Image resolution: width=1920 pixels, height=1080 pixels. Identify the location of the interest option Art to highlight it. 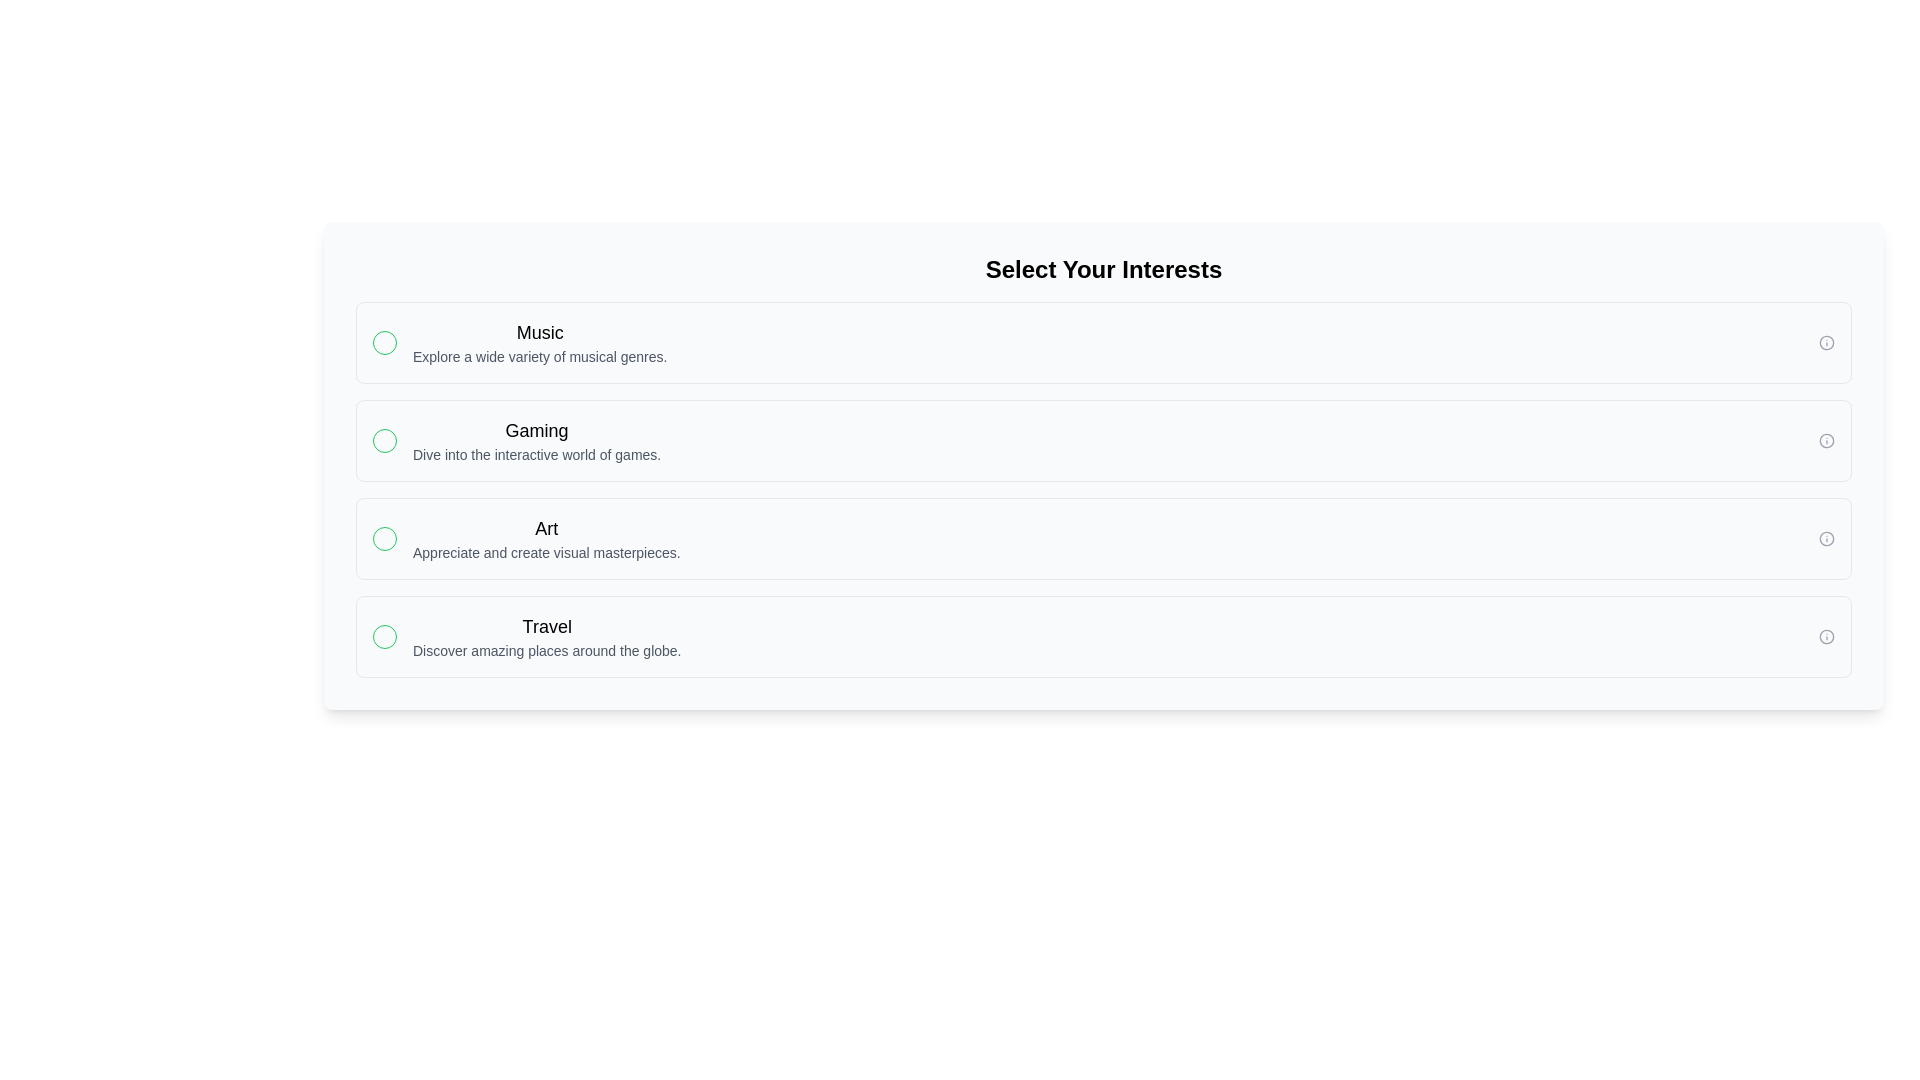
(1103, 538).